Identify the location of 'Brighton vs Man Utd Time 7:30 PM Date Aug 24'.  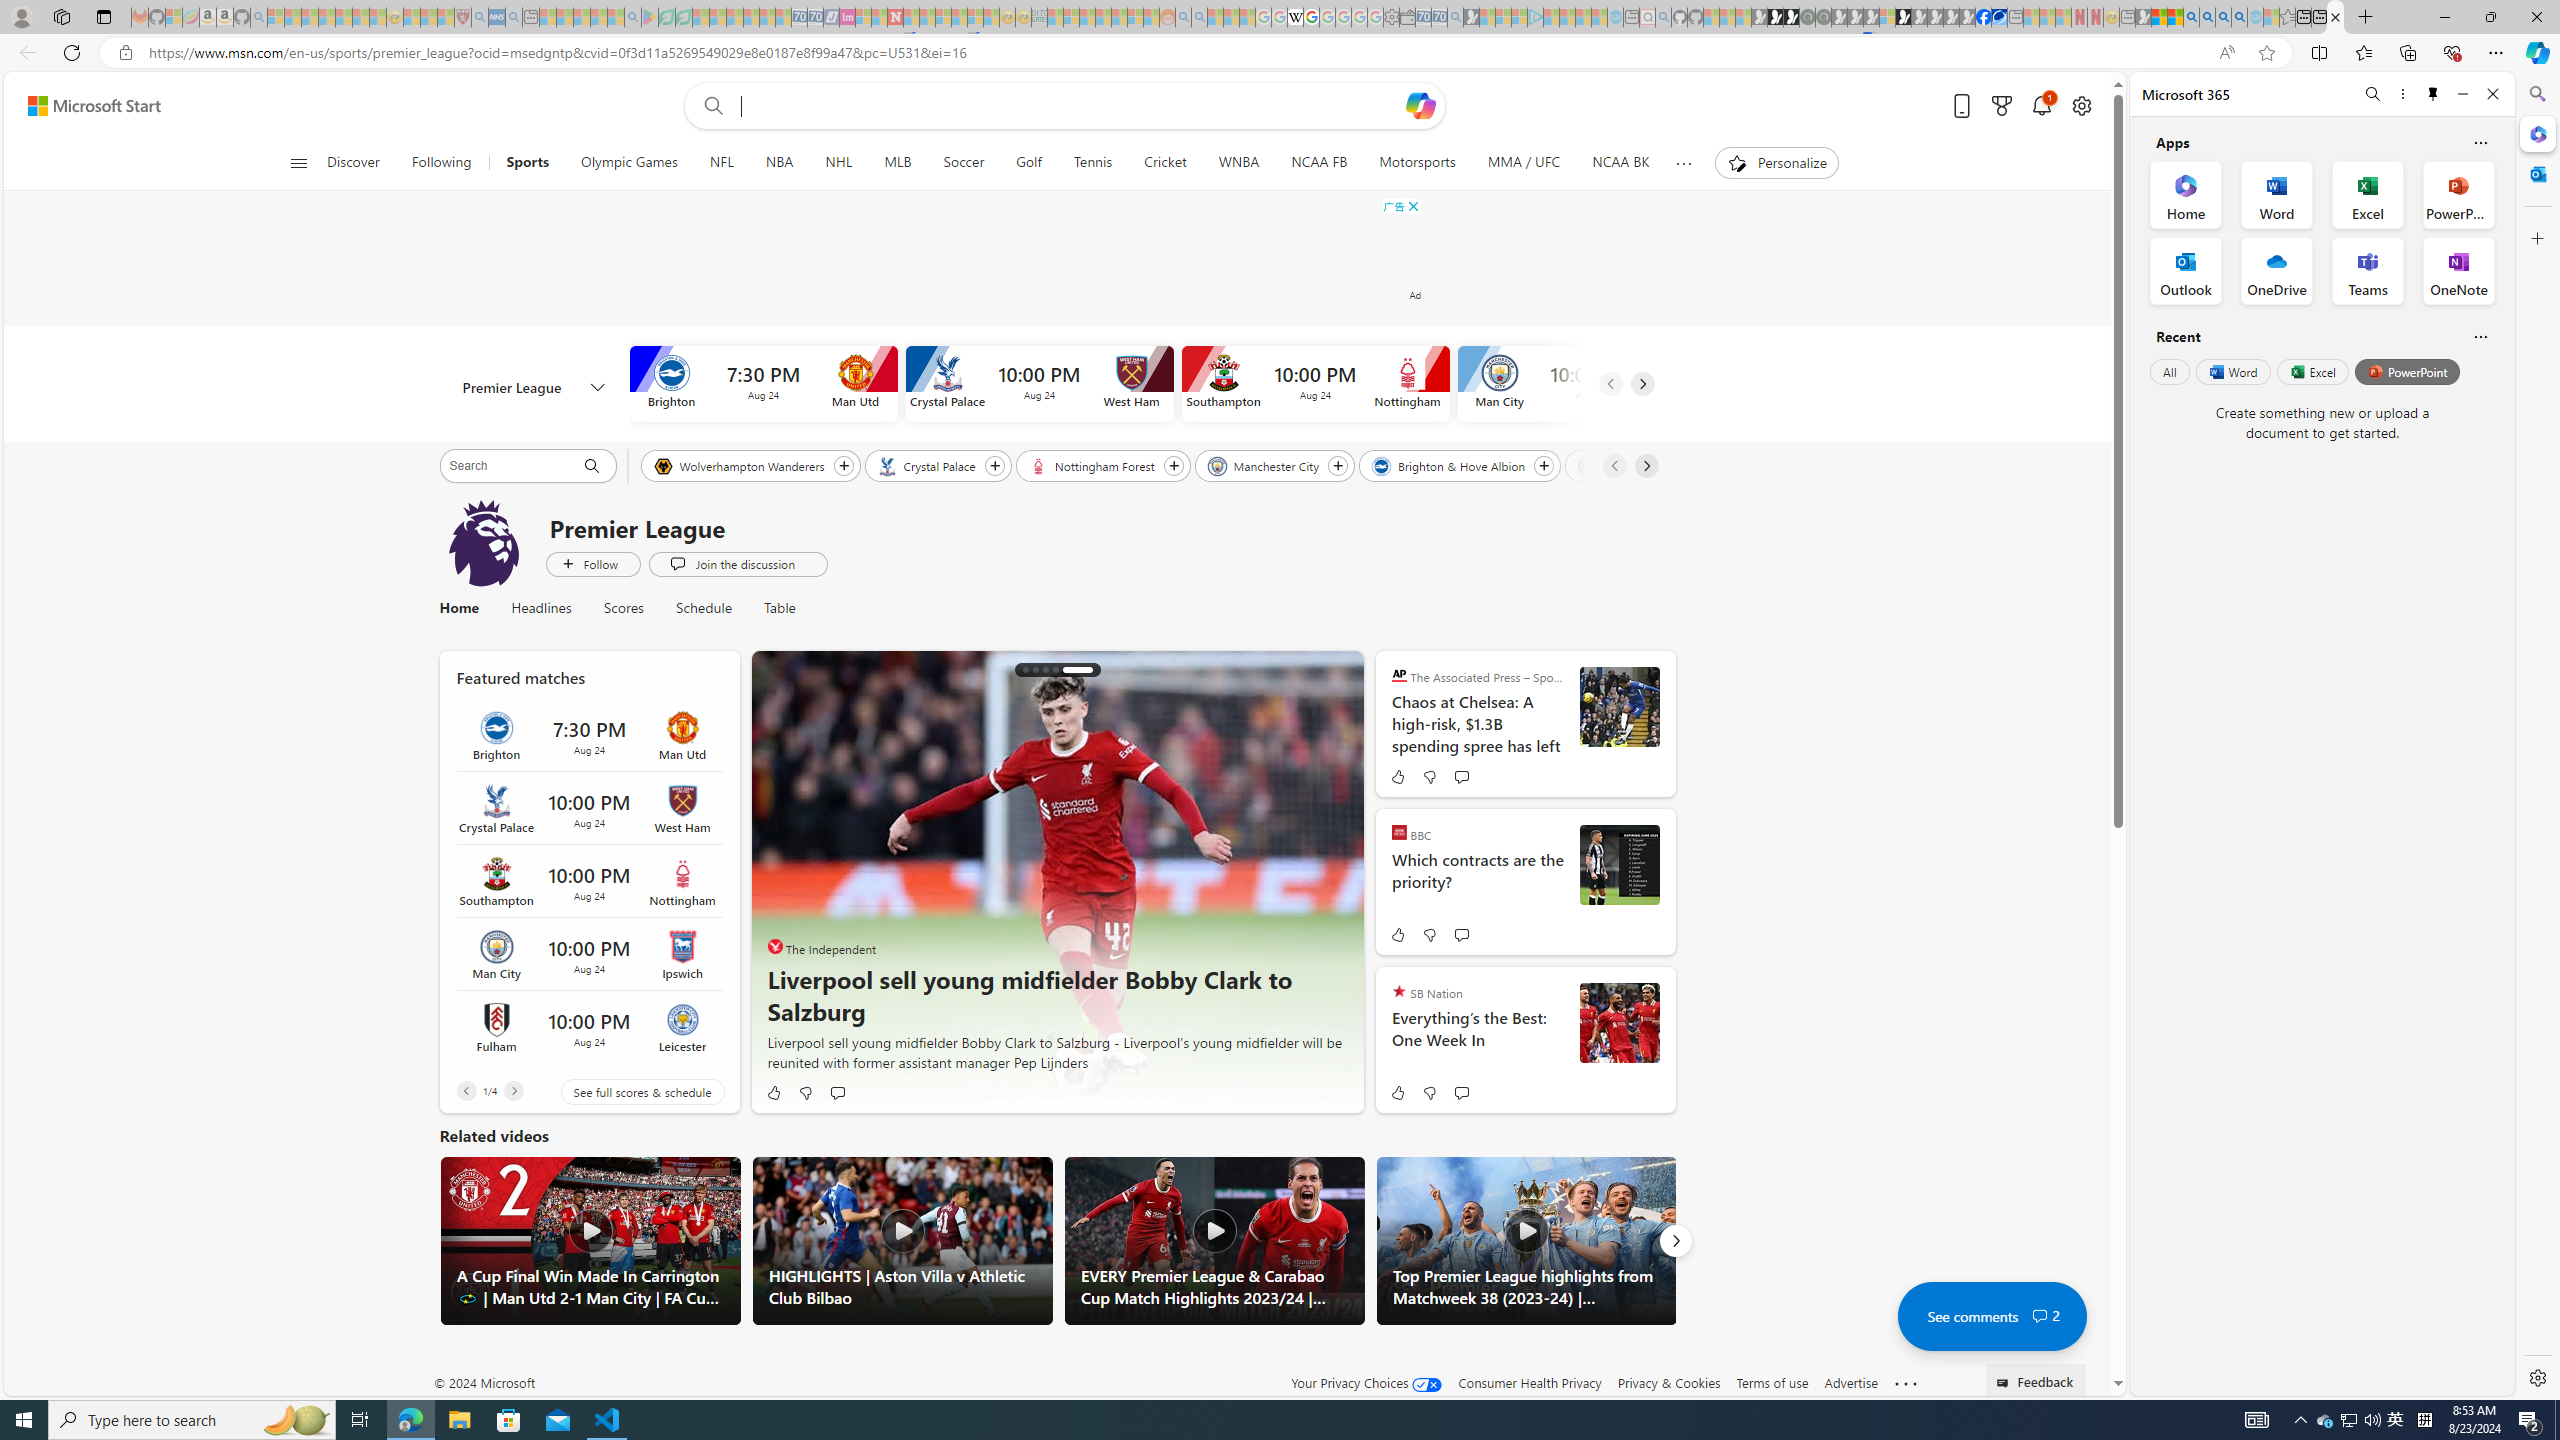
(587, 735).